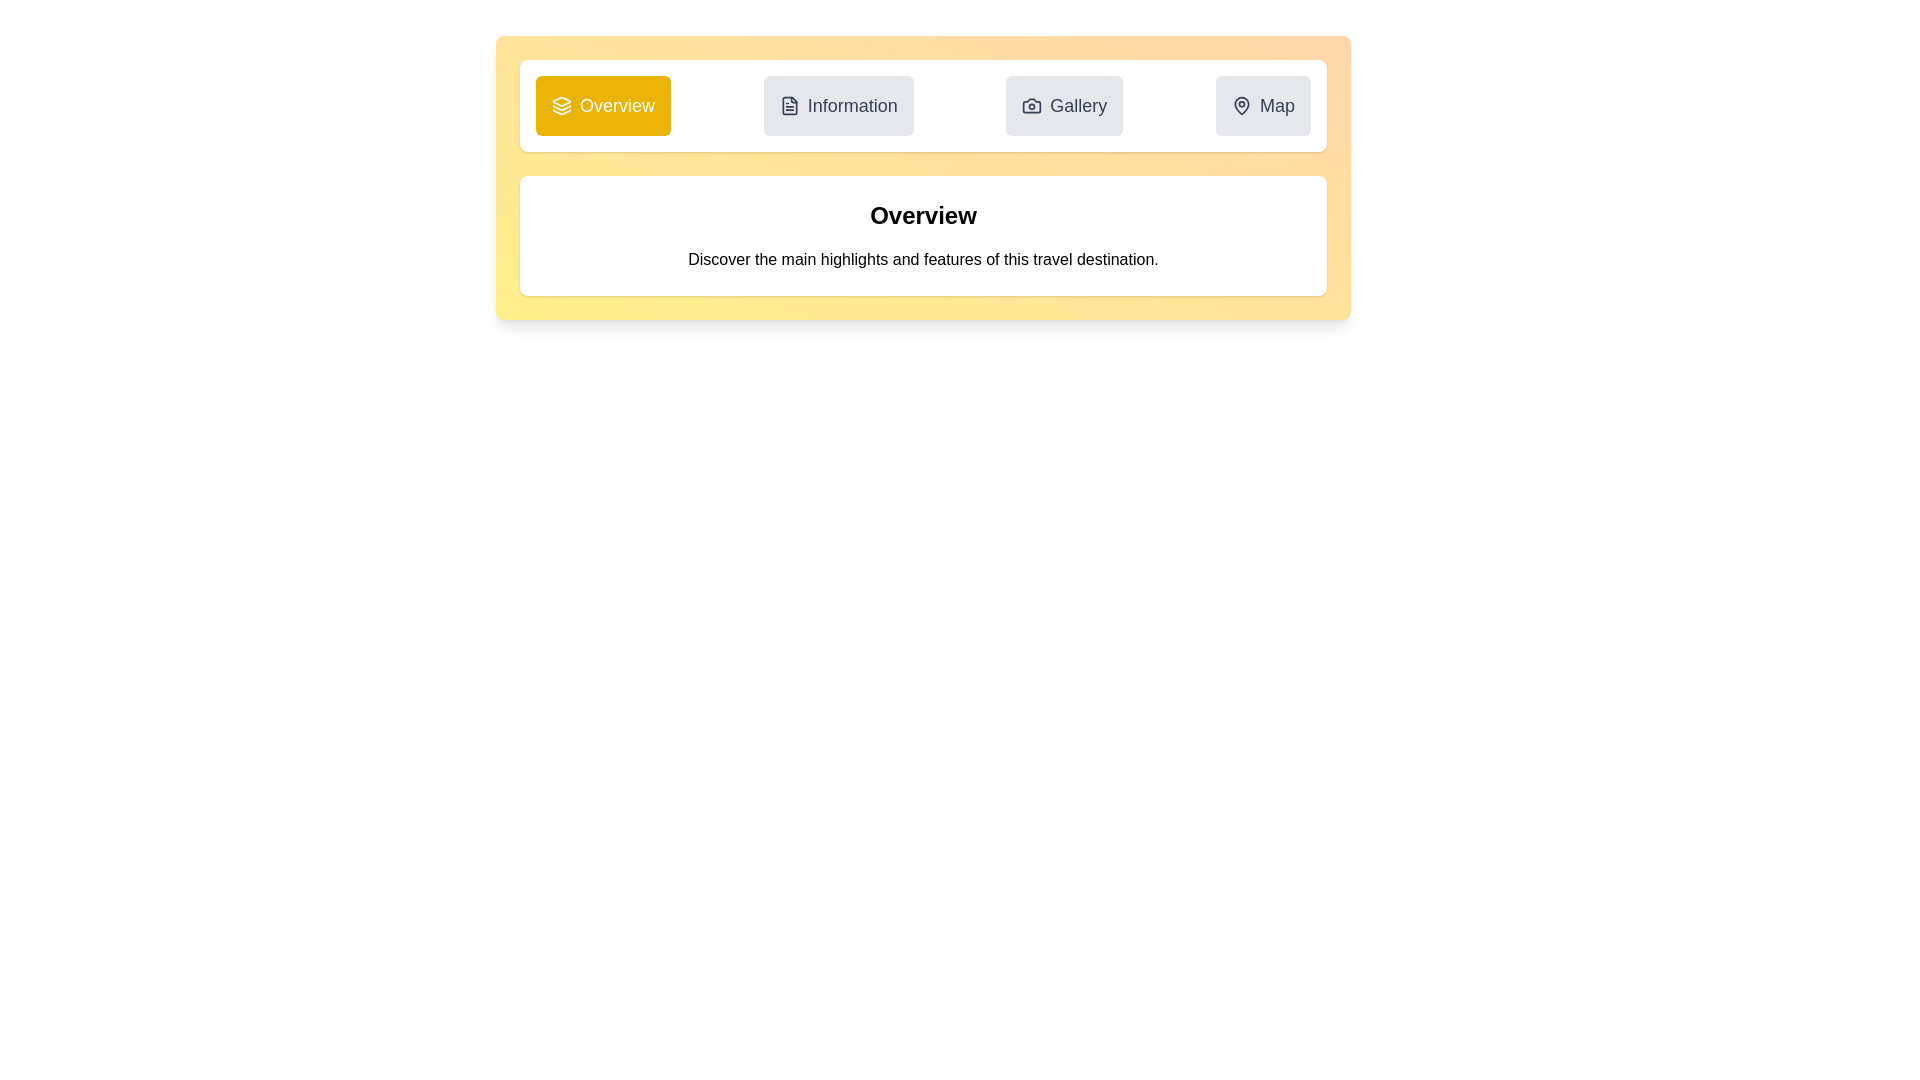 Image resolution: width=1920 pixels, height=1080 pixels. Describe the element at coordinates (1063, 105) in the screenshot. I see `the Gallery tab` at that location.